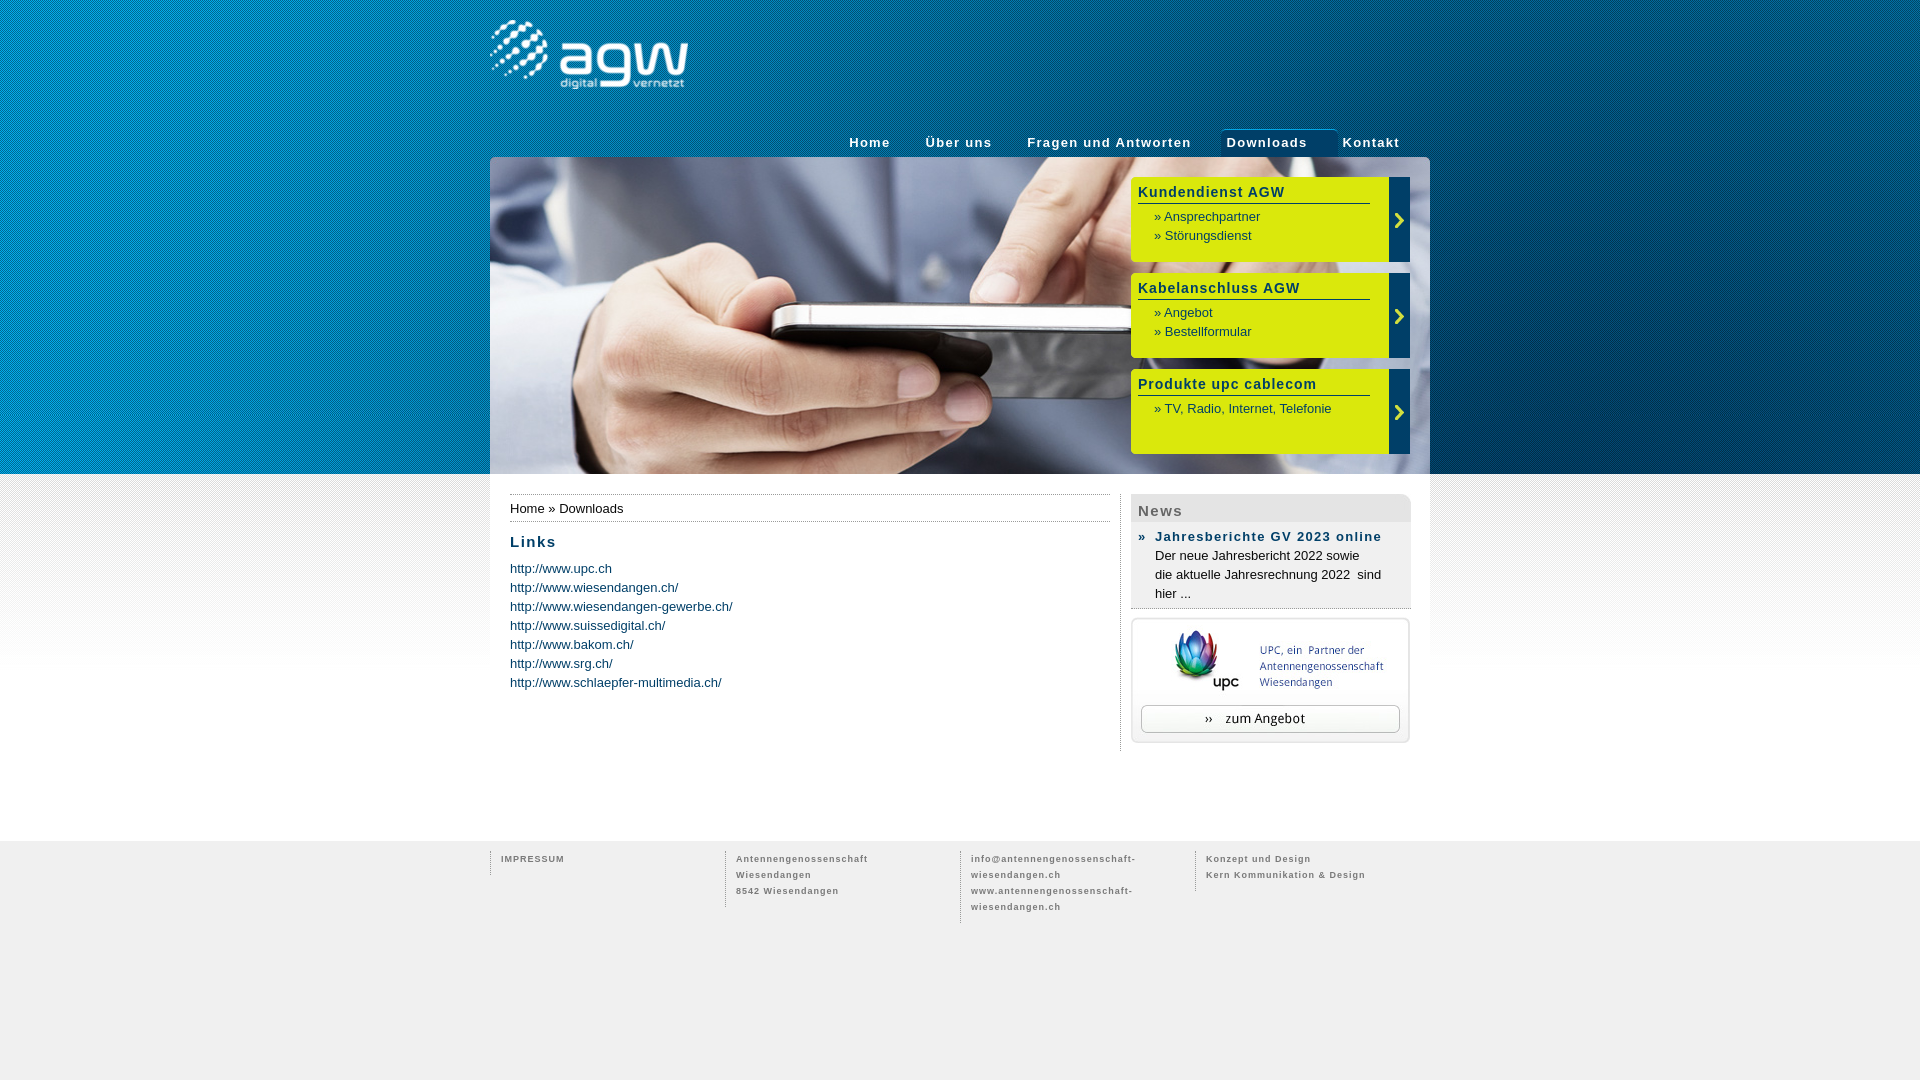 This screenshot has height=1080, width=1920. I want to click on 'http://www.suissedigital.ch/', so click(509, 624).